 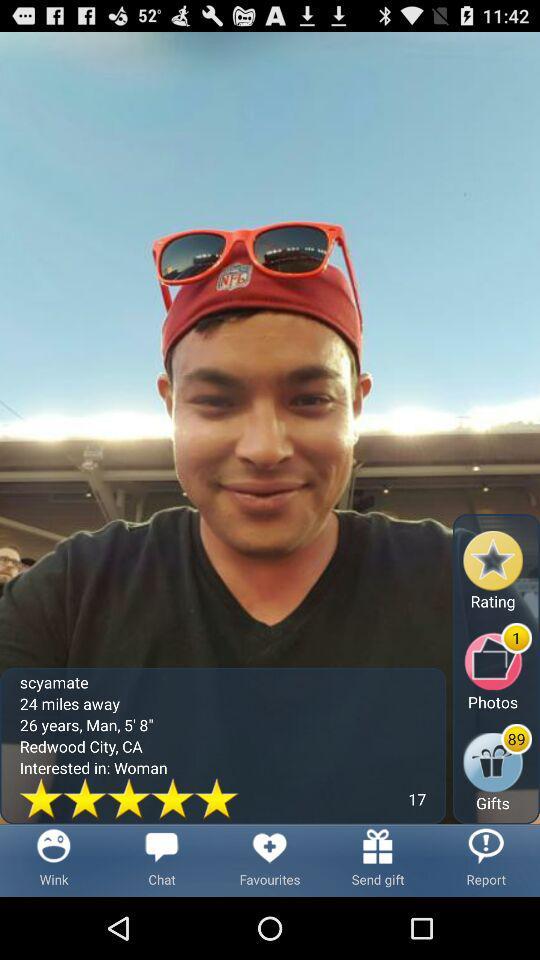 I want to click on the button next to the wink icon, so click(x=161, y=859).